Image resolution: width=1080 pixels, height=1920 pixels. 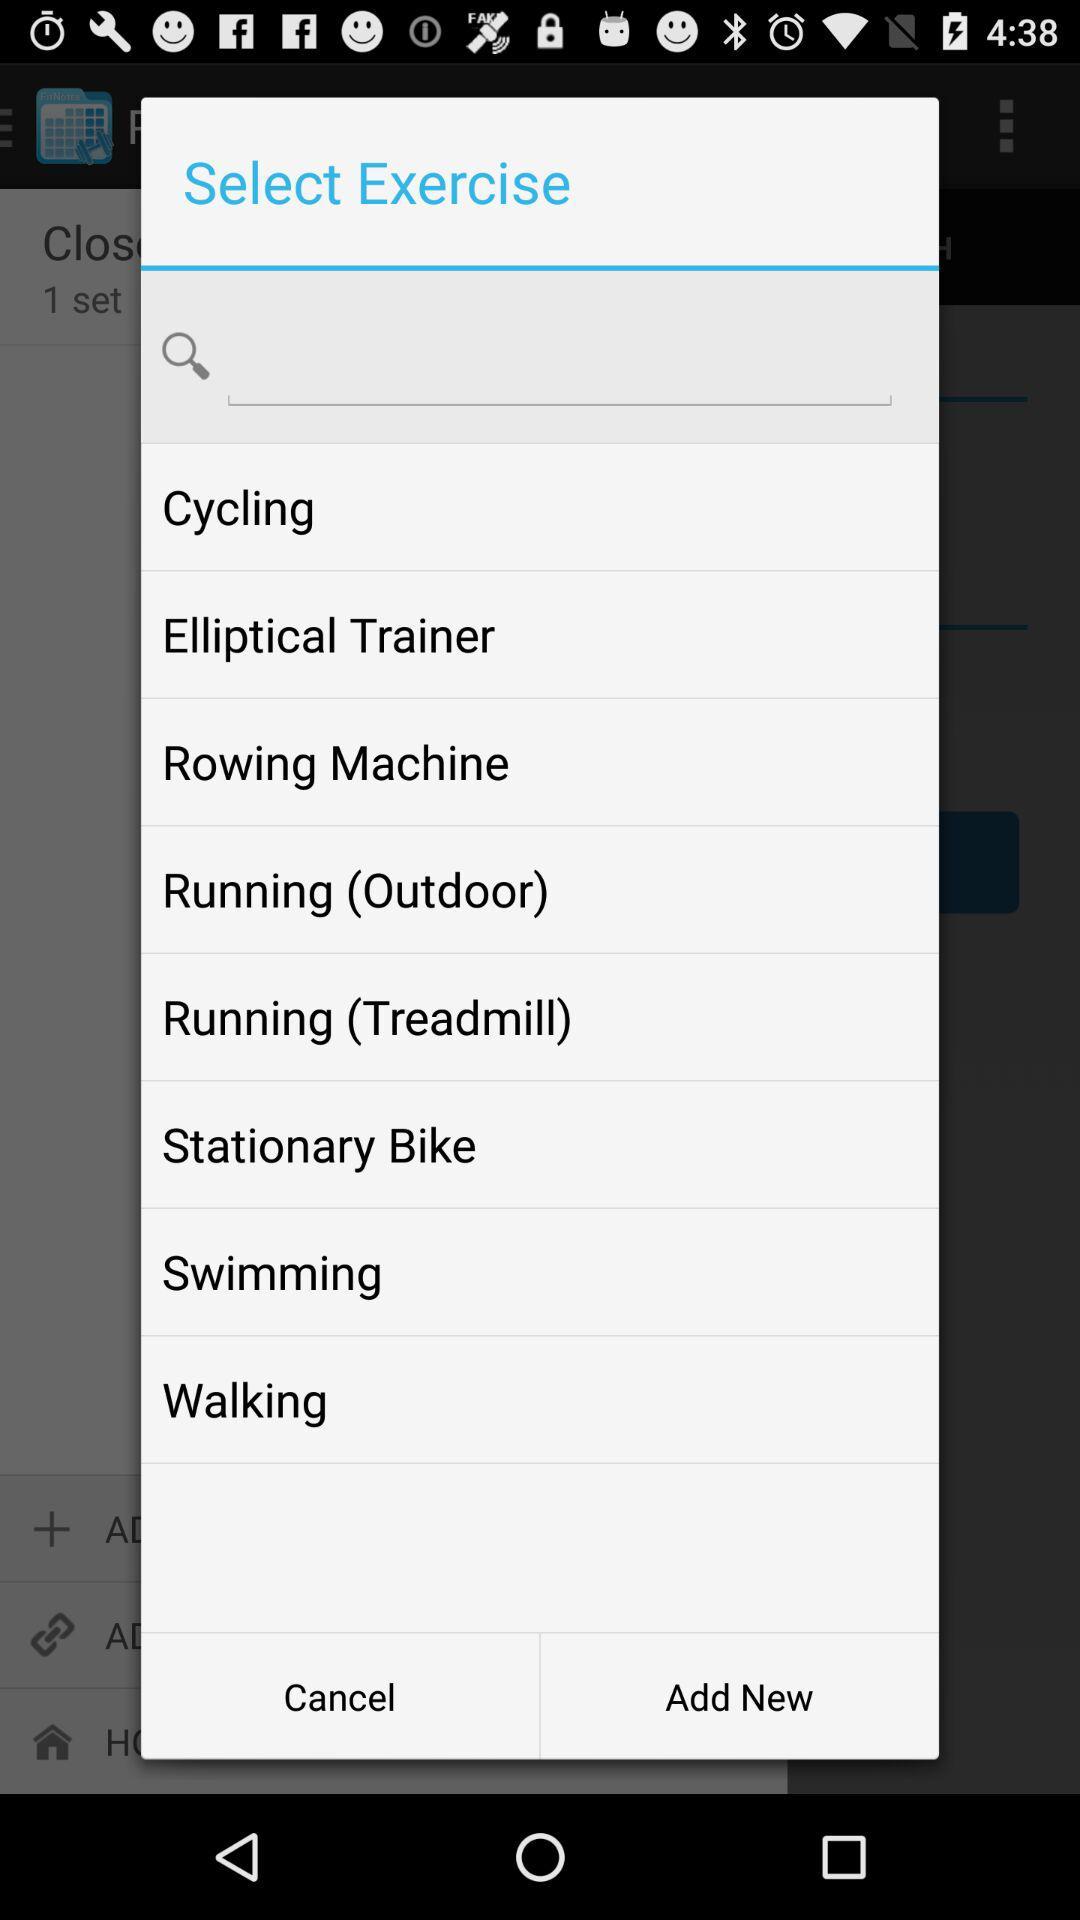 I want to click on the icon above walking, so click(x=540, y=1271).